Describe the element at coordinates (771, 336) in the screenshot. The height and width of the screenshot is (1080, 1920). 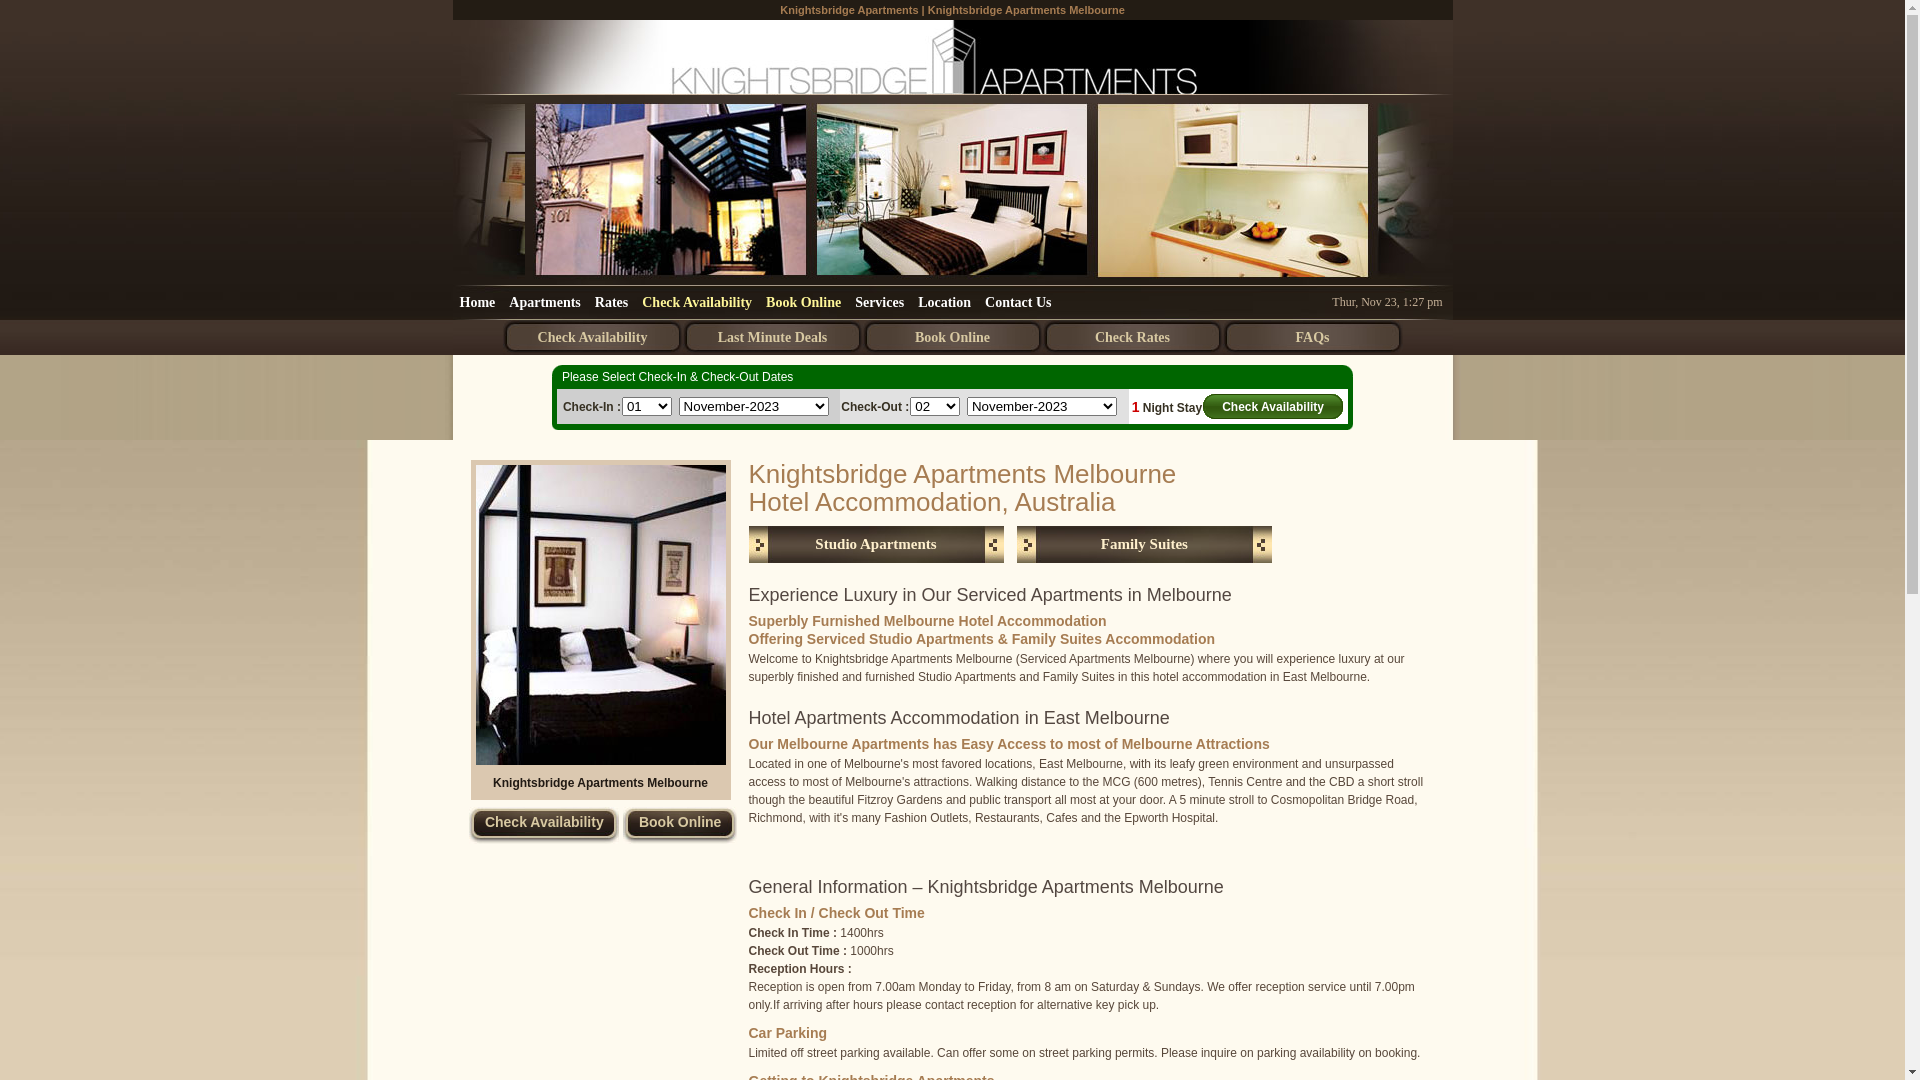
I see `'Last Minute Deals'` at that location.